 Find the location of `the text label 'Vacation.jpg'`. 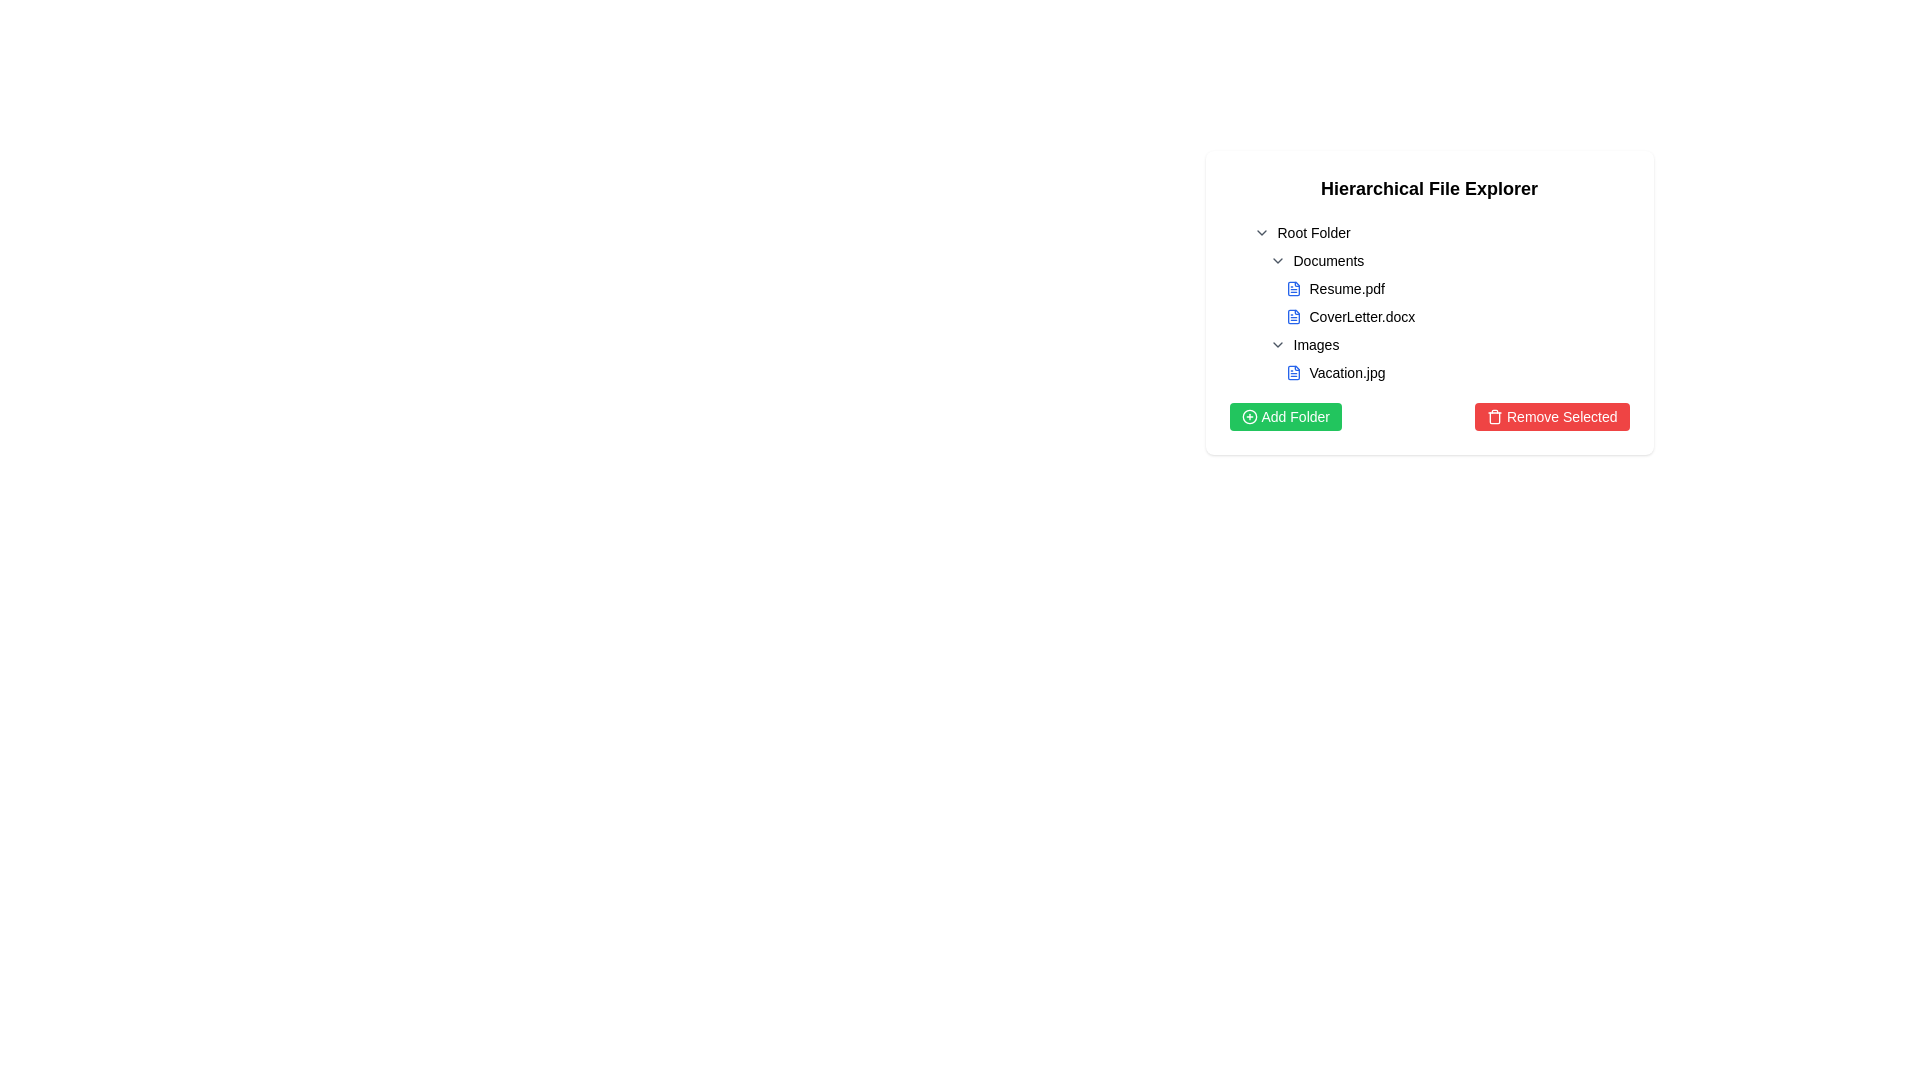

the text label 'Vacation.jpg' is located at coordinates (1347, 373).